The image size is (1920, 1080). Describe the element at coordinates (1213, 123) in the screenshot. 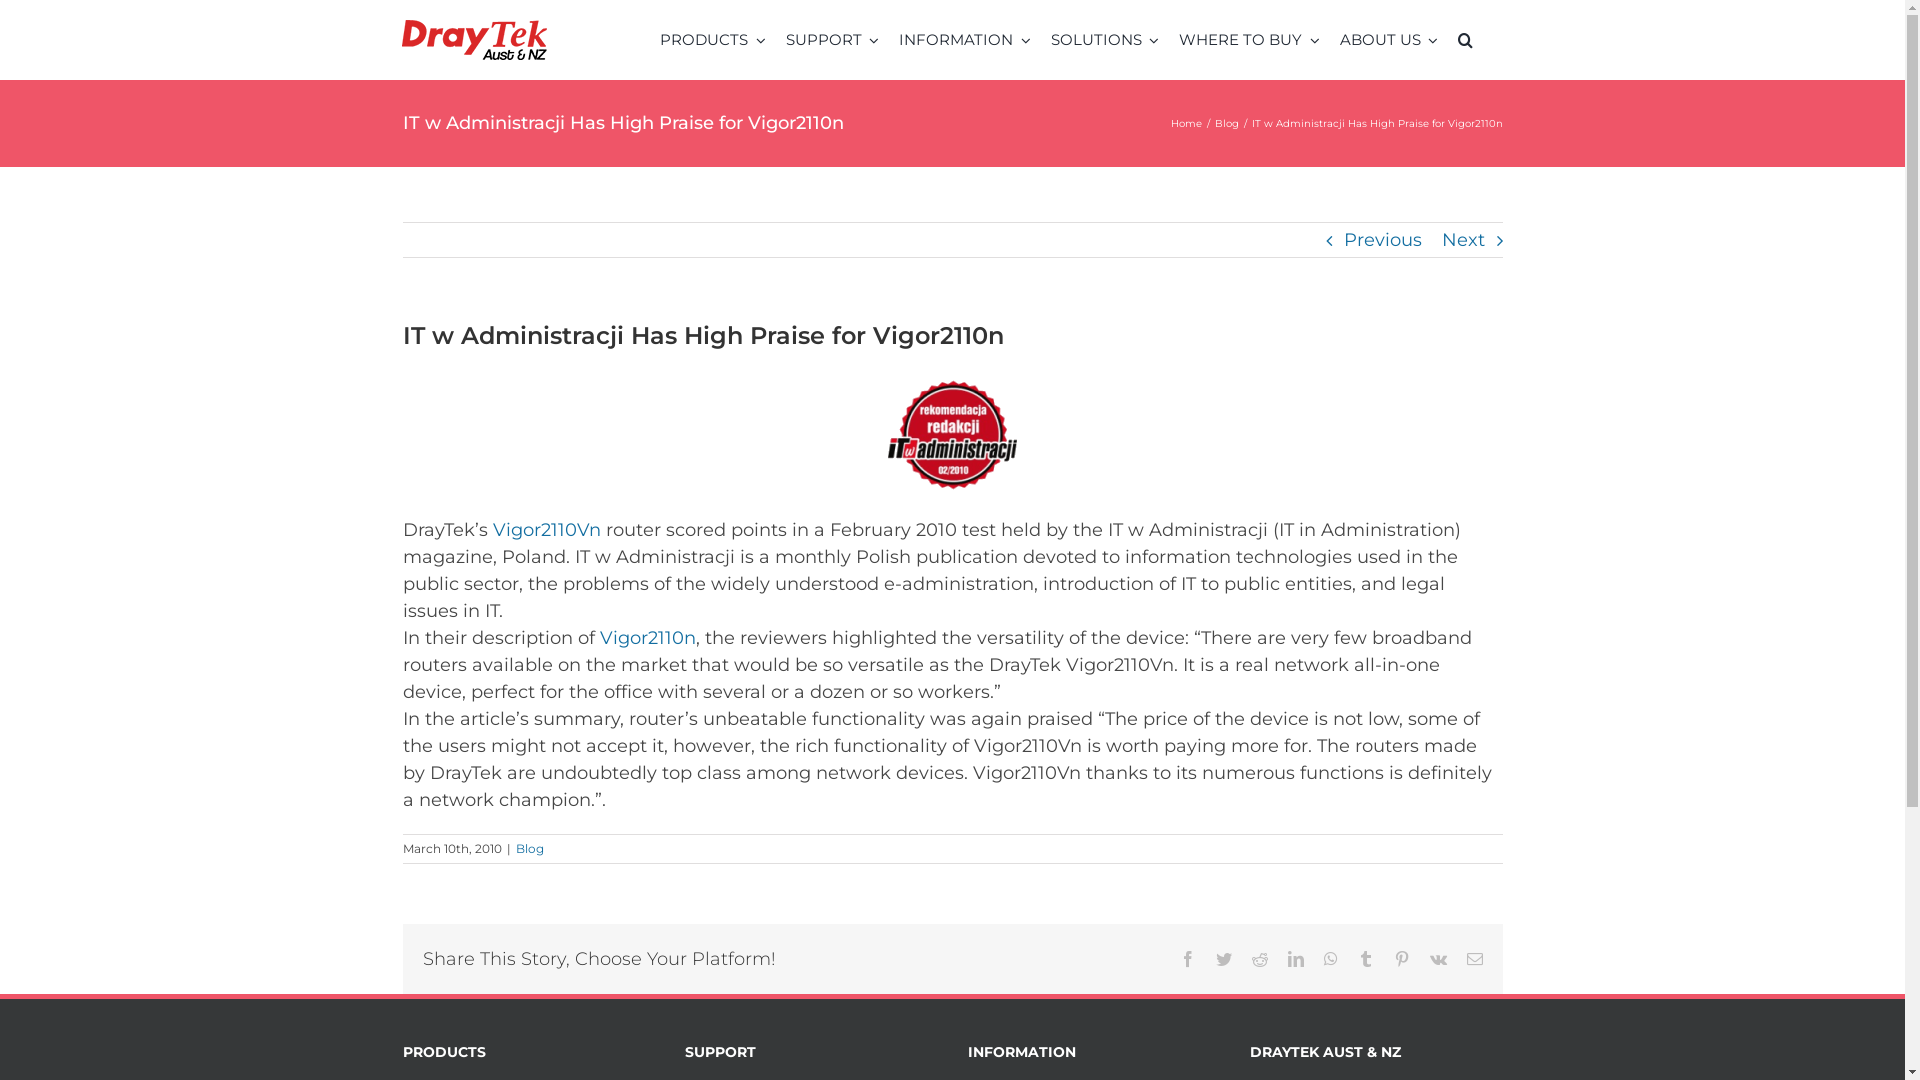

I see `'Blog'` at that location.